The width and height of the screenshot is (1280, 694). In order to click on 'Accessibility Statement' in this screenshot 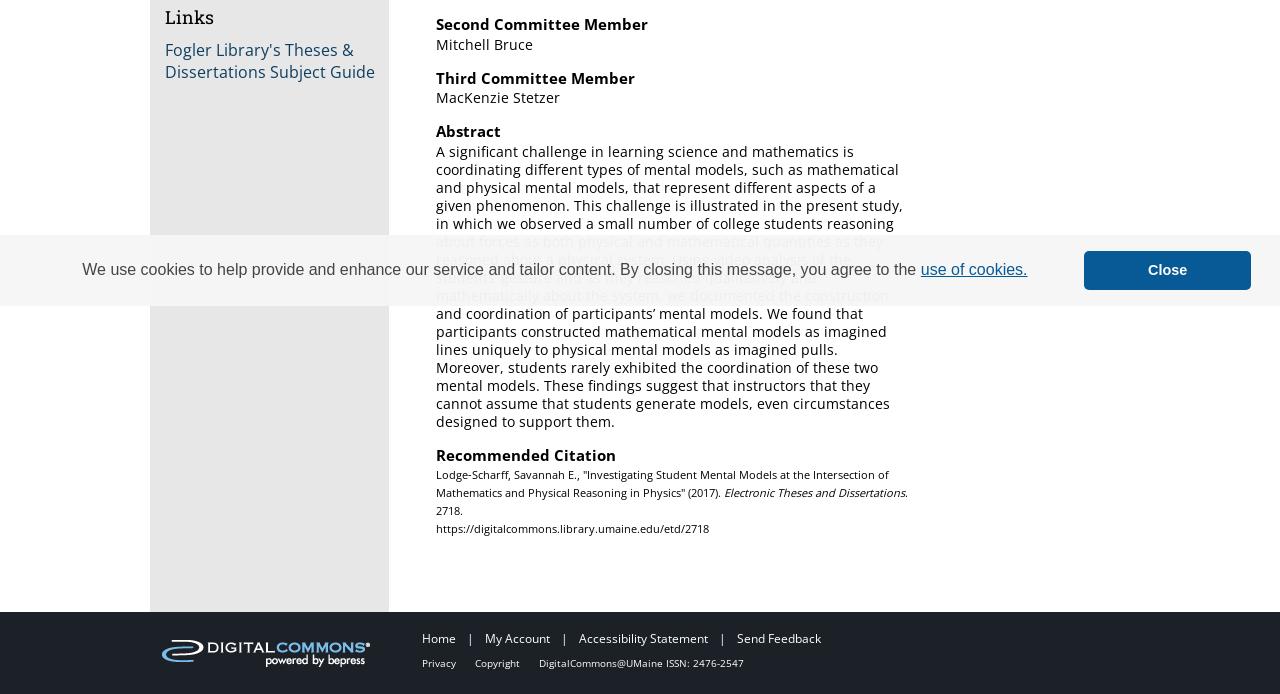, I will do `click(644, 637)`.